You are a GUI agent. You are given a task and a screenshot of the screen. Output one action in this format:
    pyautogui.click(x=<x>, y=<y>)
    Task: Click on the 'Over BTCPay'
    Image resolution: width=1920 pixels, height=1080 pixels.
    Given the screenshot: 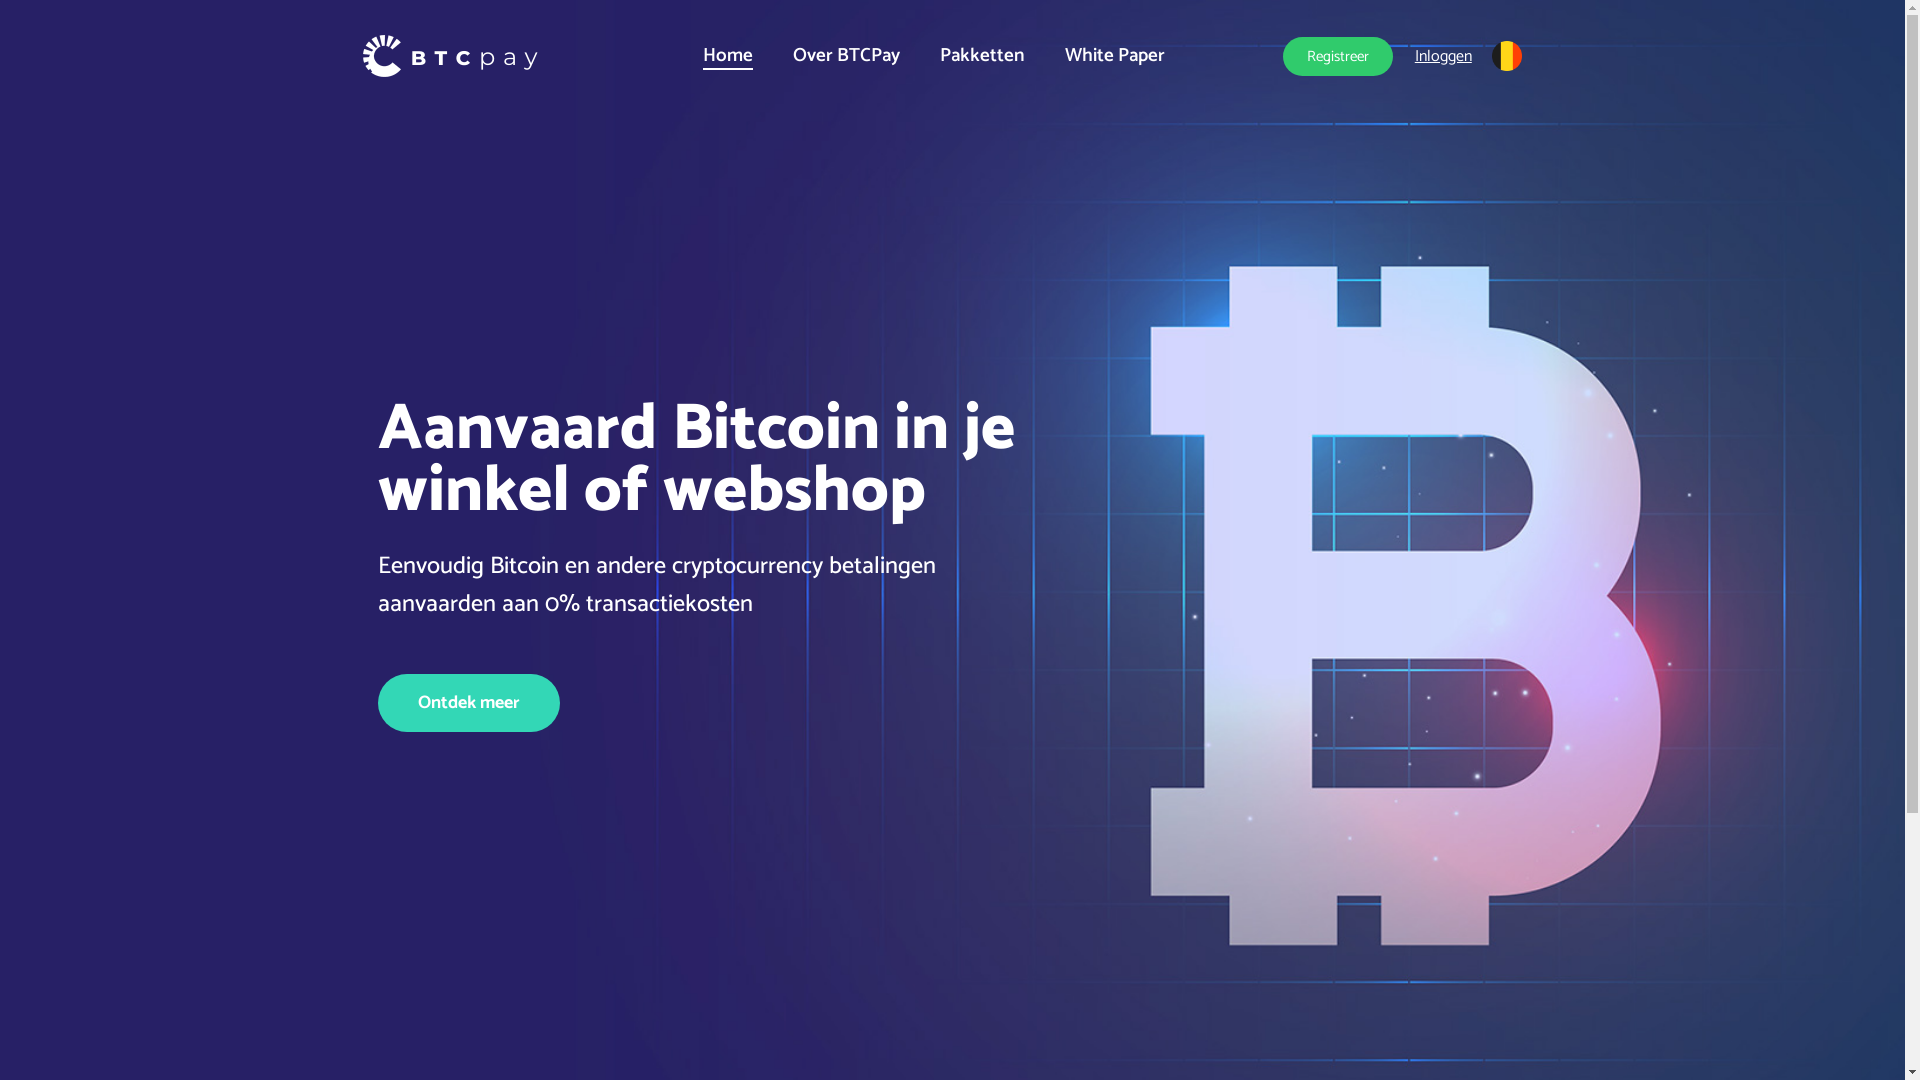 What is the action you would take?
    pyautogui.click(x=846, y=55)
    